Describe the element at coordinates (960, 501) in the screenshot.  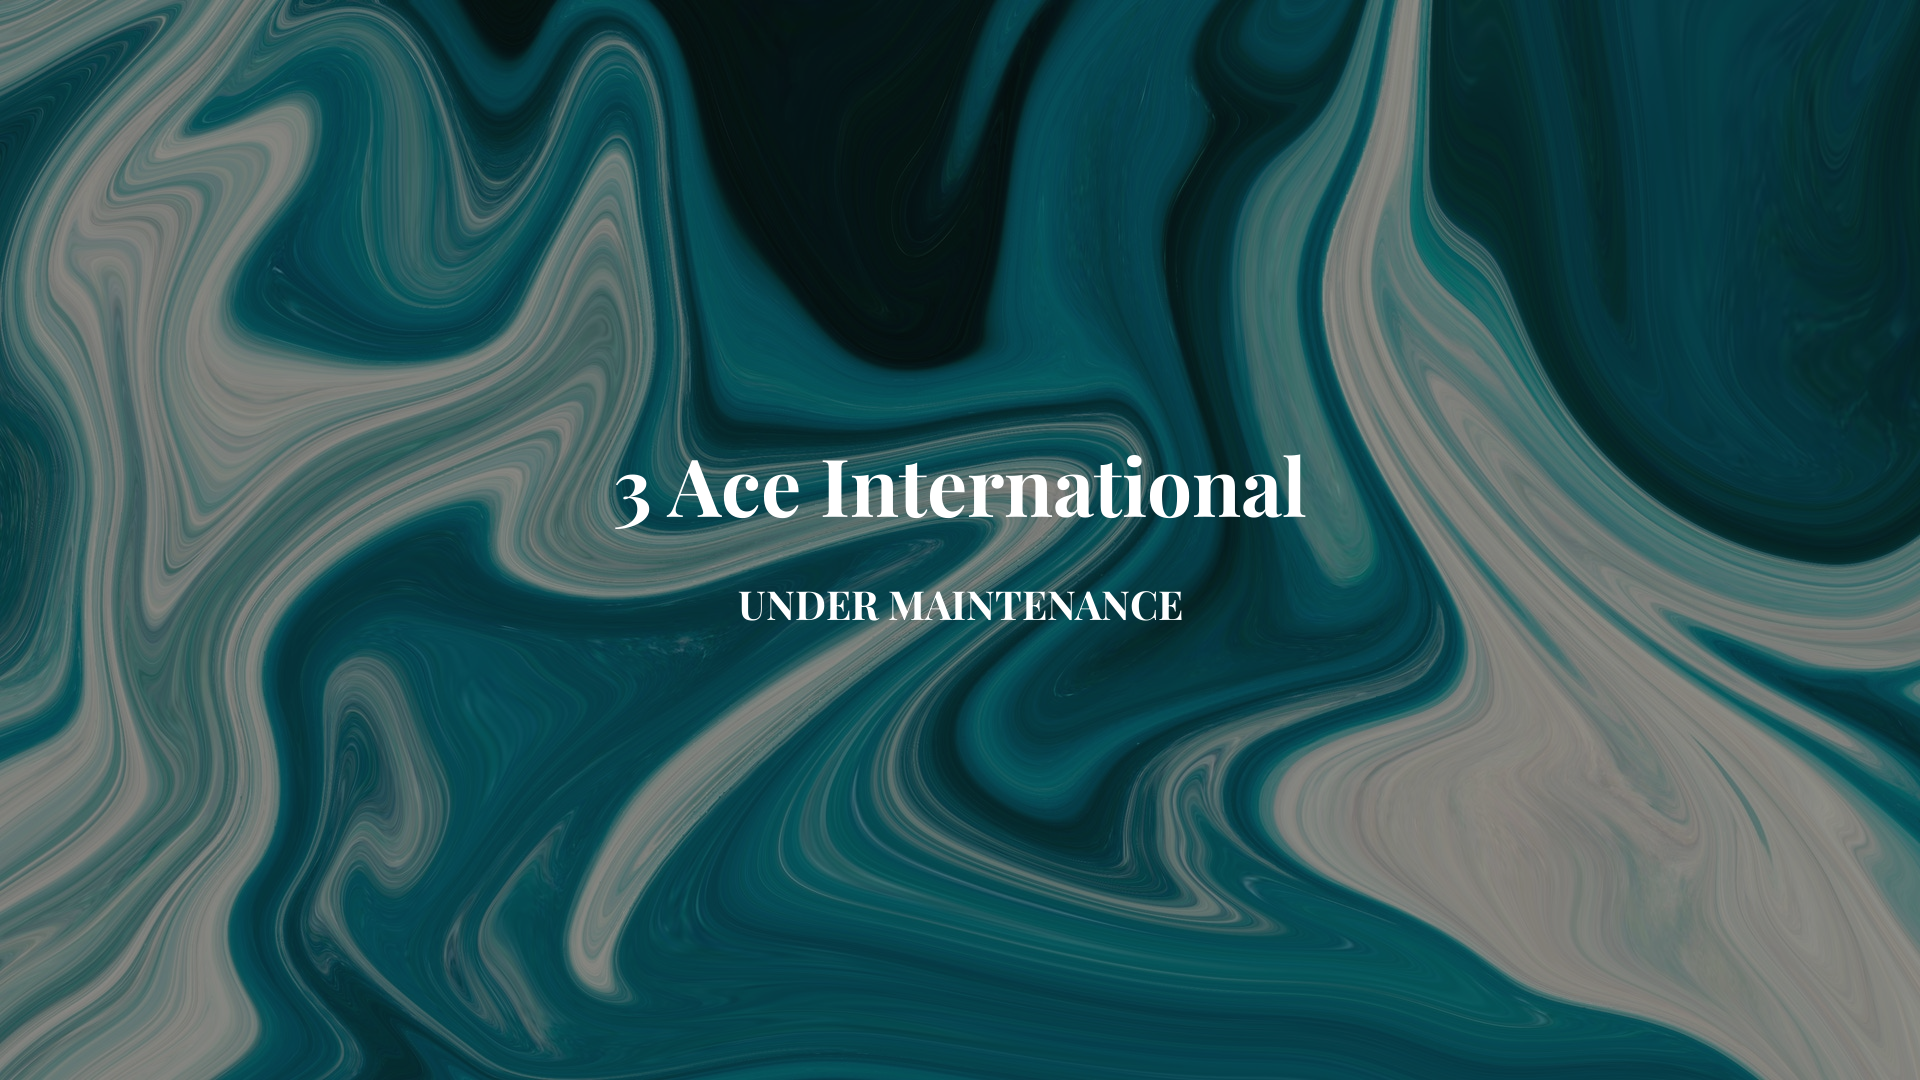
I see `'3 Ace International'` at that location.